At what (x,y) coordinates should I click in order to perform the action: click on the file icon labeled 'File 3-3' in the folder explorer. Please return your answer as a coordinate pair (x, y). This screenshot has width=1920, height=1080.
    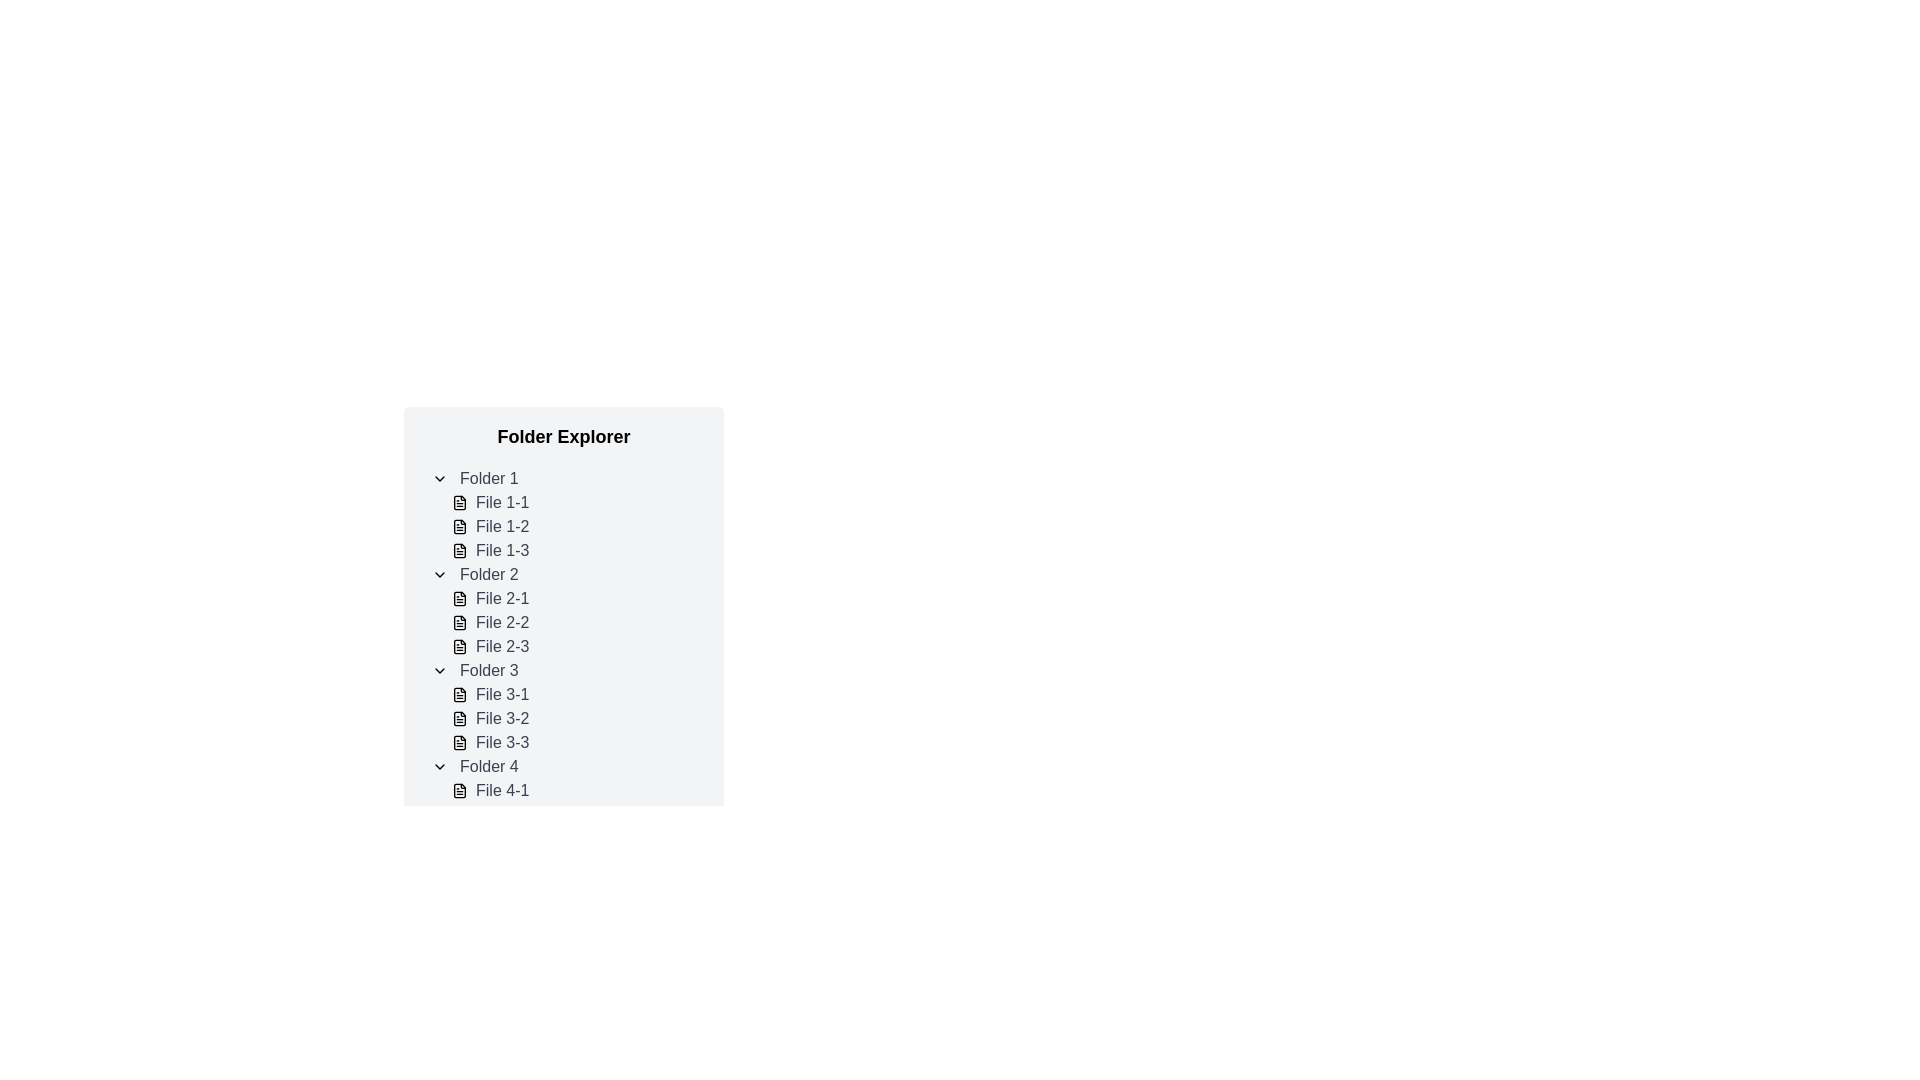
    Looking at the image, I should click on (459, 743).